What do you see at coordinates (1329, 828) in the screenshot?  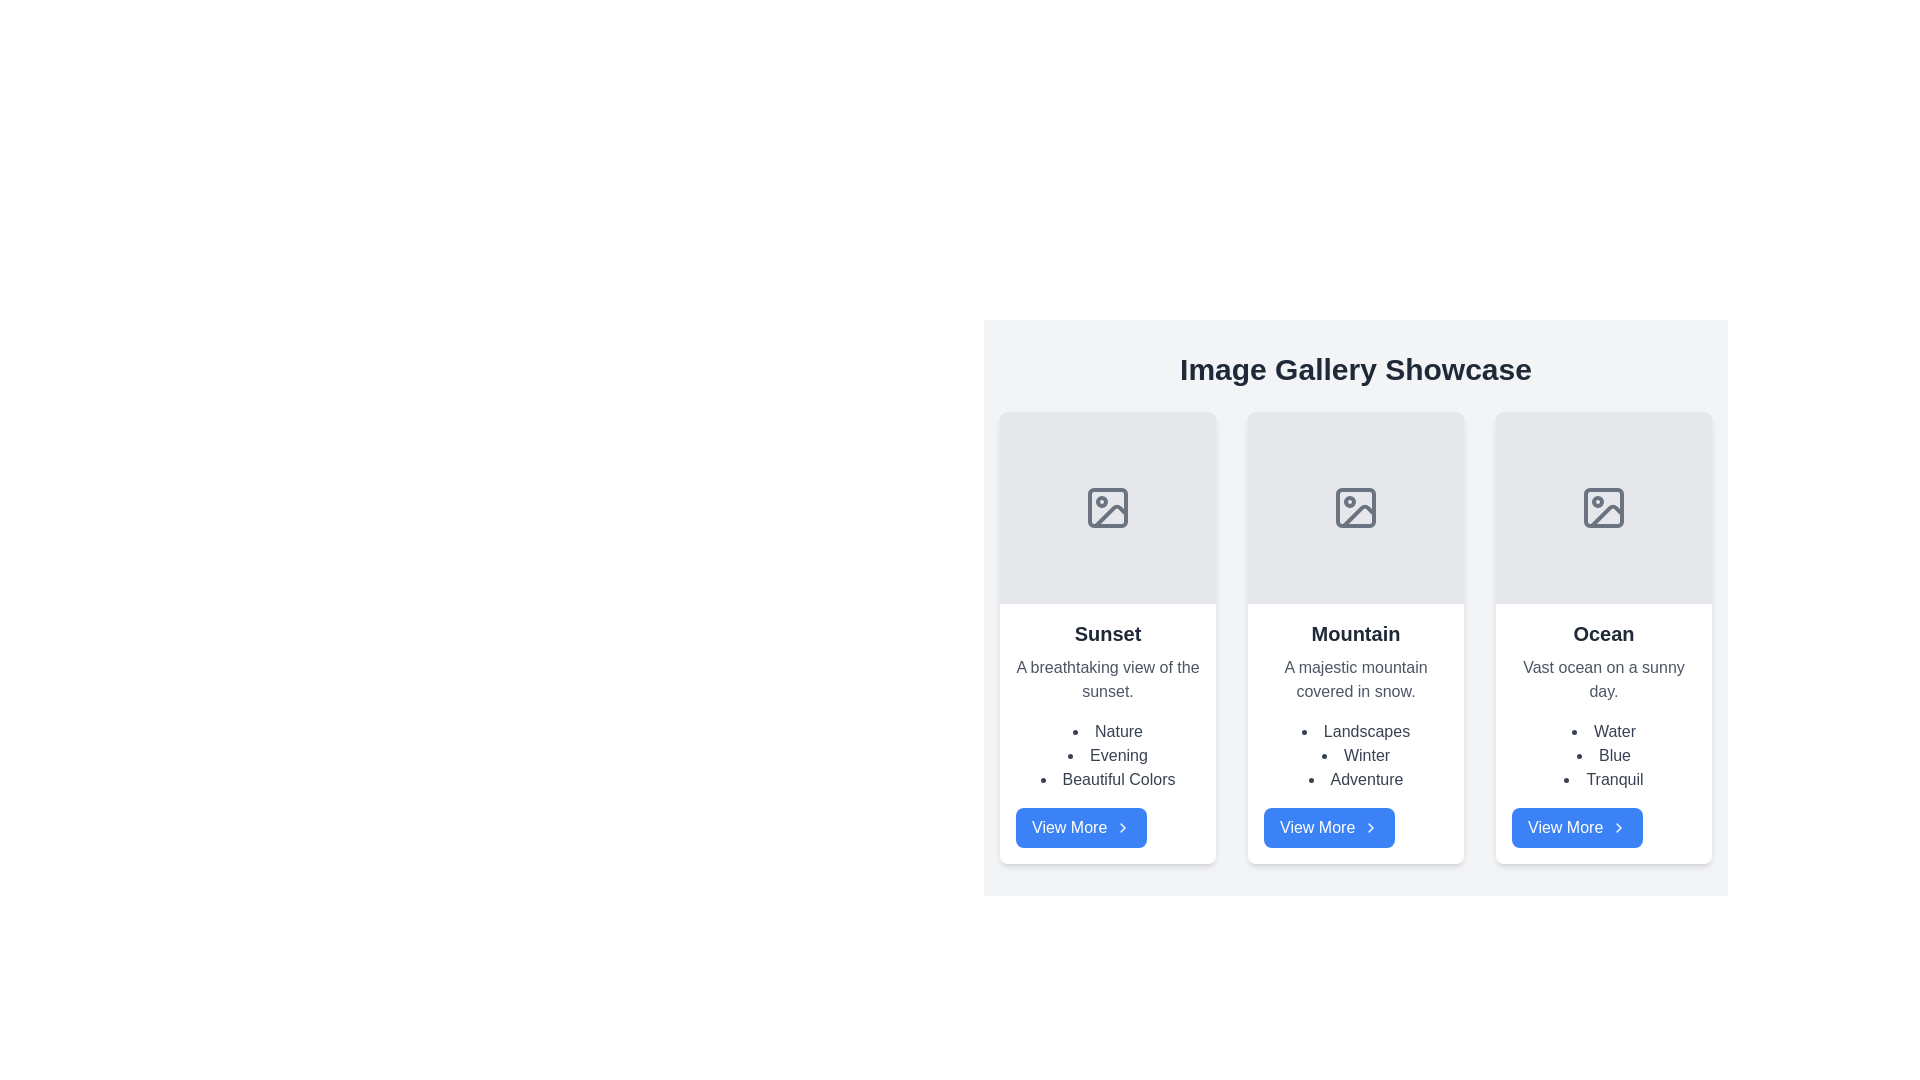 I see `the button located at the bottom section of the 'Mountain' card` at bounding box center [1329, 828].